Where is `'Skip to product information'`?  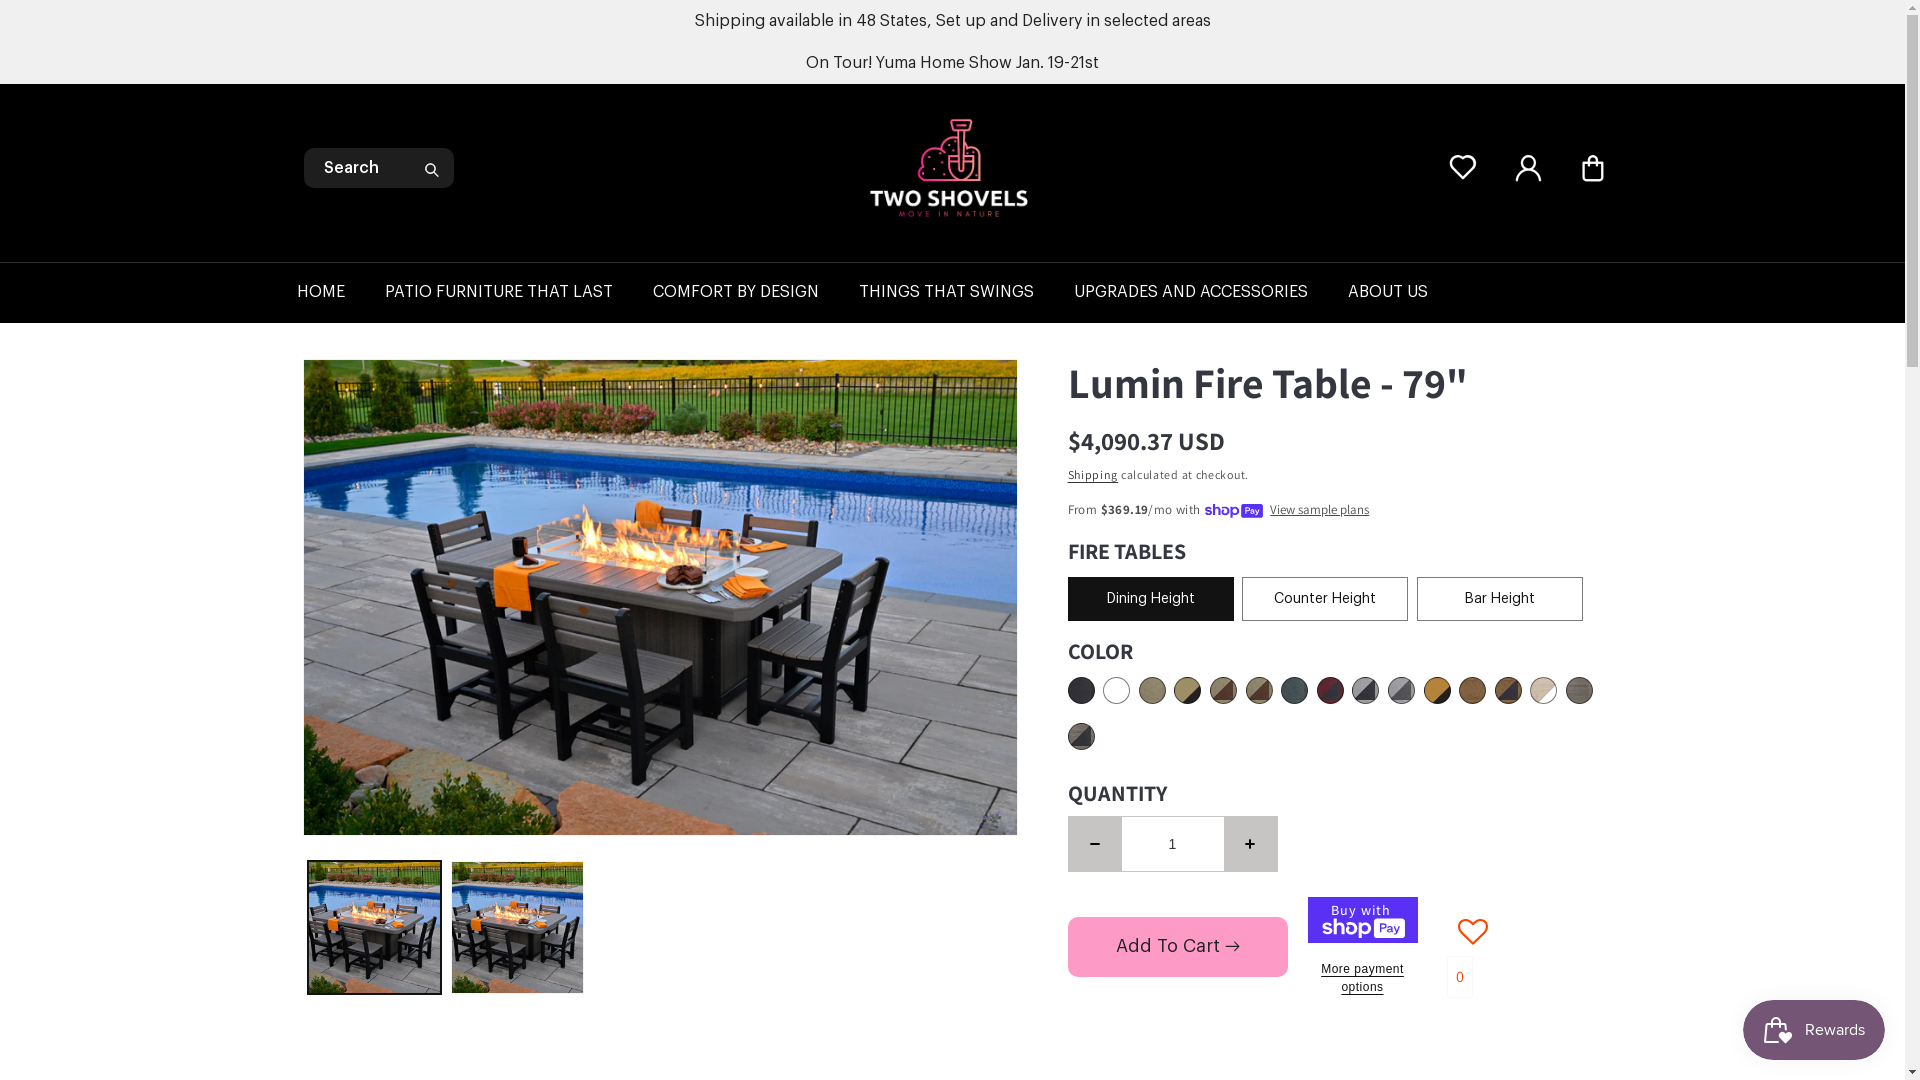 'Skip to product information' is located at coordinates (363, 381).